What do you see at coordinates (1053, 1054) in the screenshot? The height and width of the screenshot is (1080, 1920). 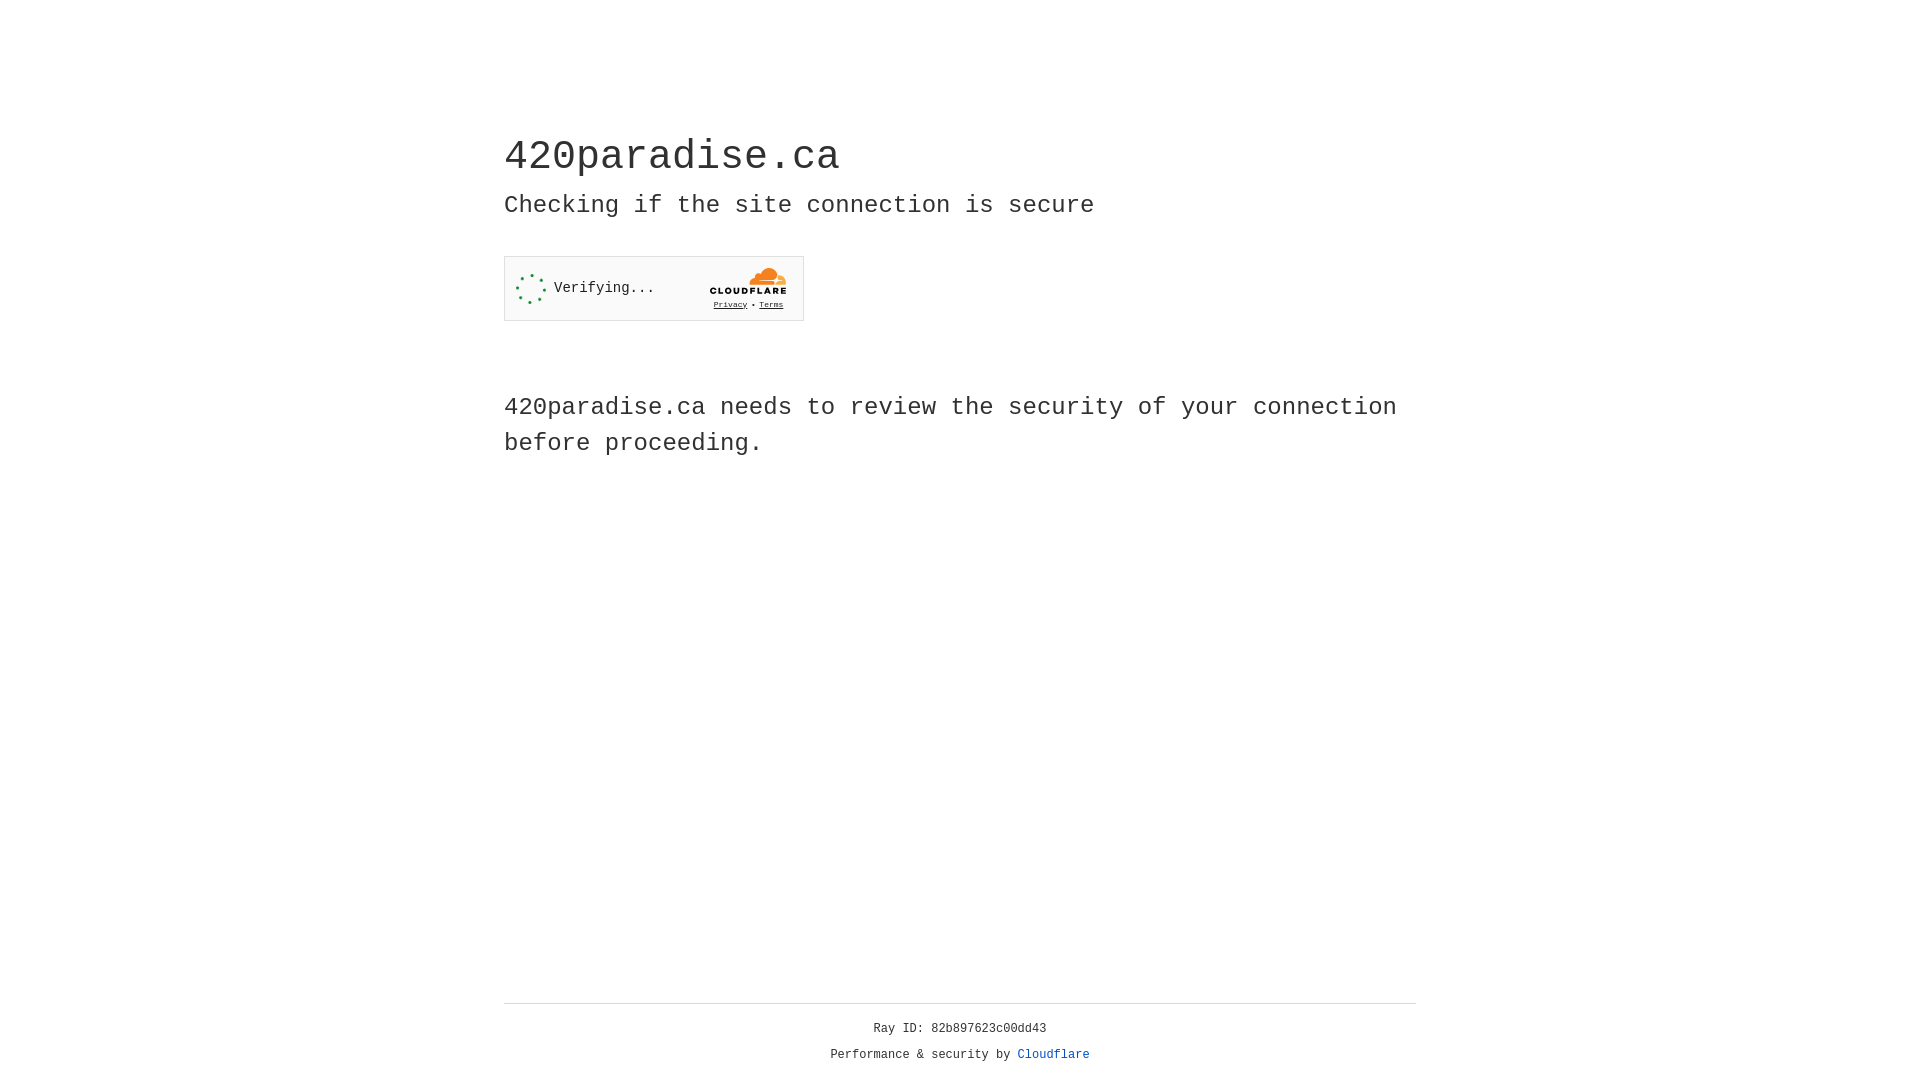 I see `'Cloudflare'` at bounding box center [1053, 1054].